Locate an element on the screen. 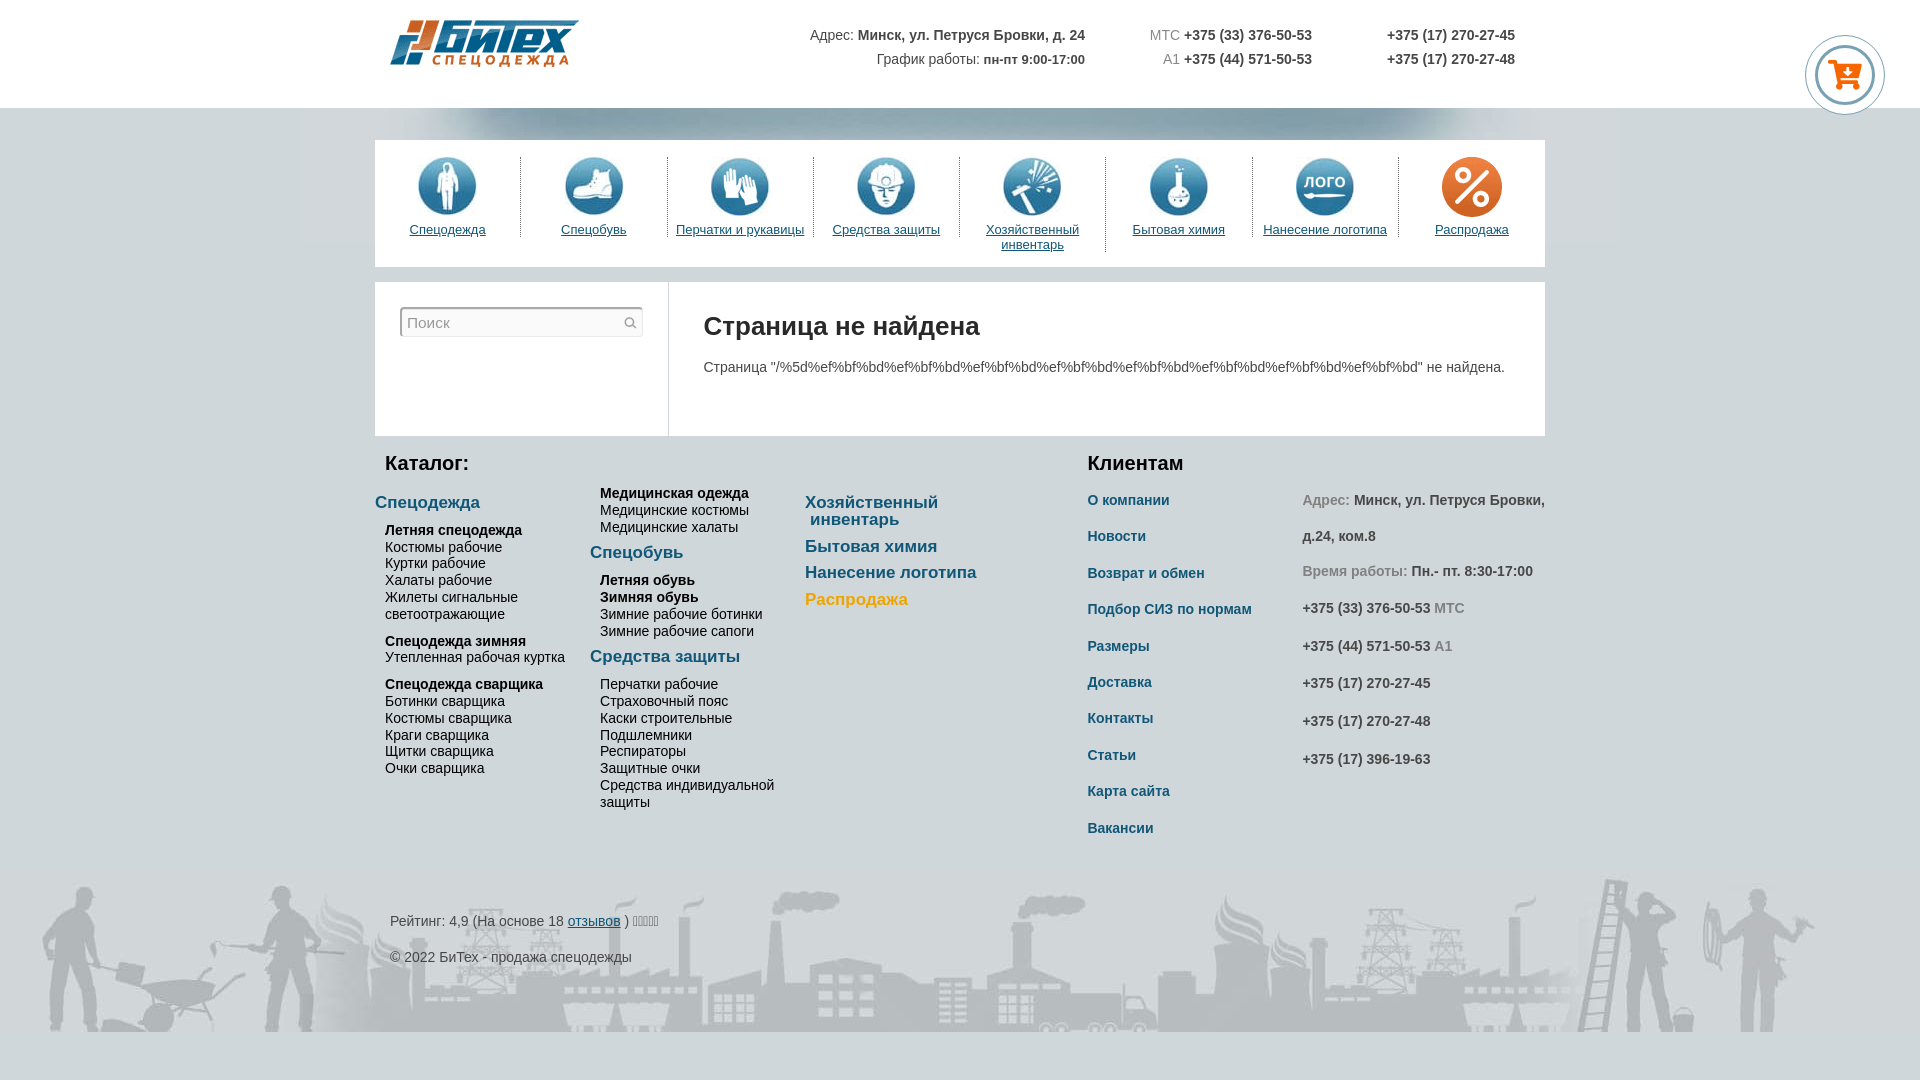 The width and height of the screenshot is (1920, 1080). '+375 (17) 396-19-63' is located at coordinates (1365, 759).